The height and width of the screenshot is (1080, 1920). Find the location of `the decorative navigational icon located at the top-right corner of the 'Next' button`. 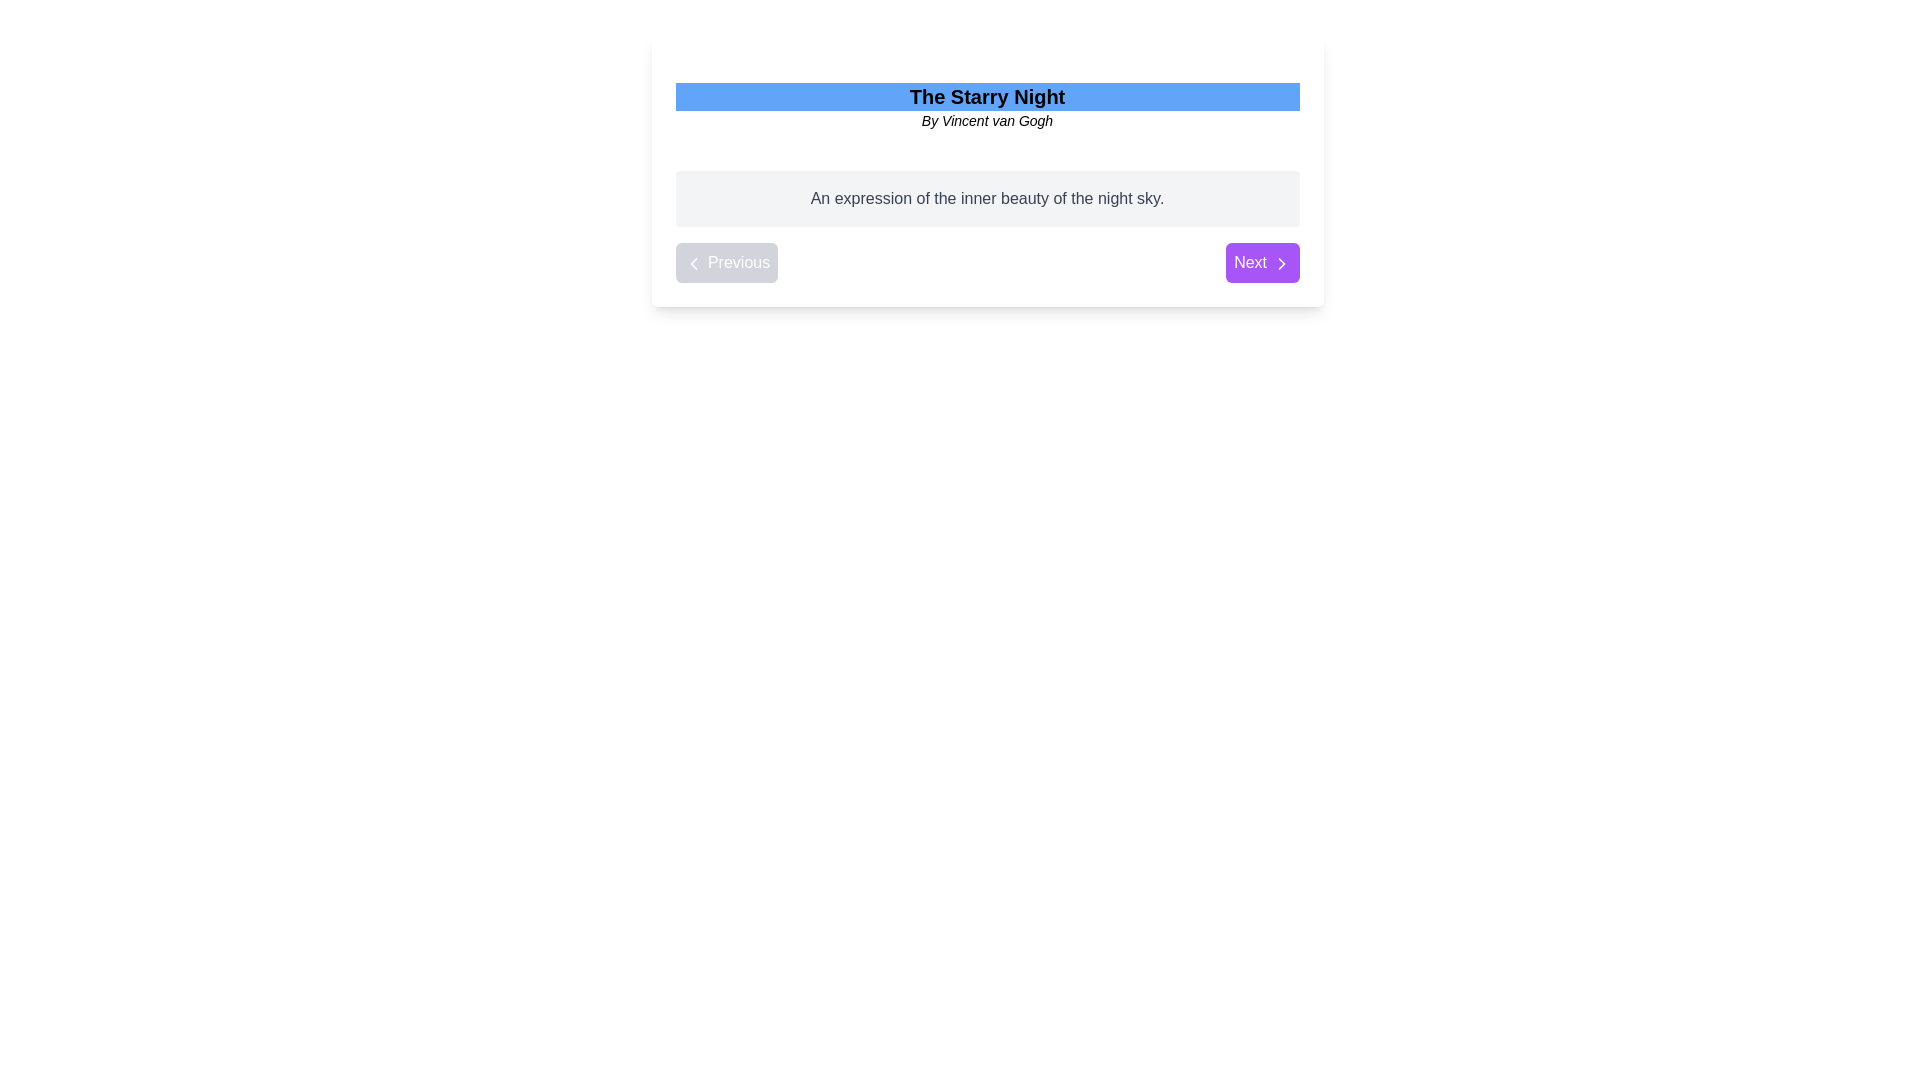

the decorative navigational icon located at the top-right corner of the 'Next' button is located at coordinates (1281, 262).